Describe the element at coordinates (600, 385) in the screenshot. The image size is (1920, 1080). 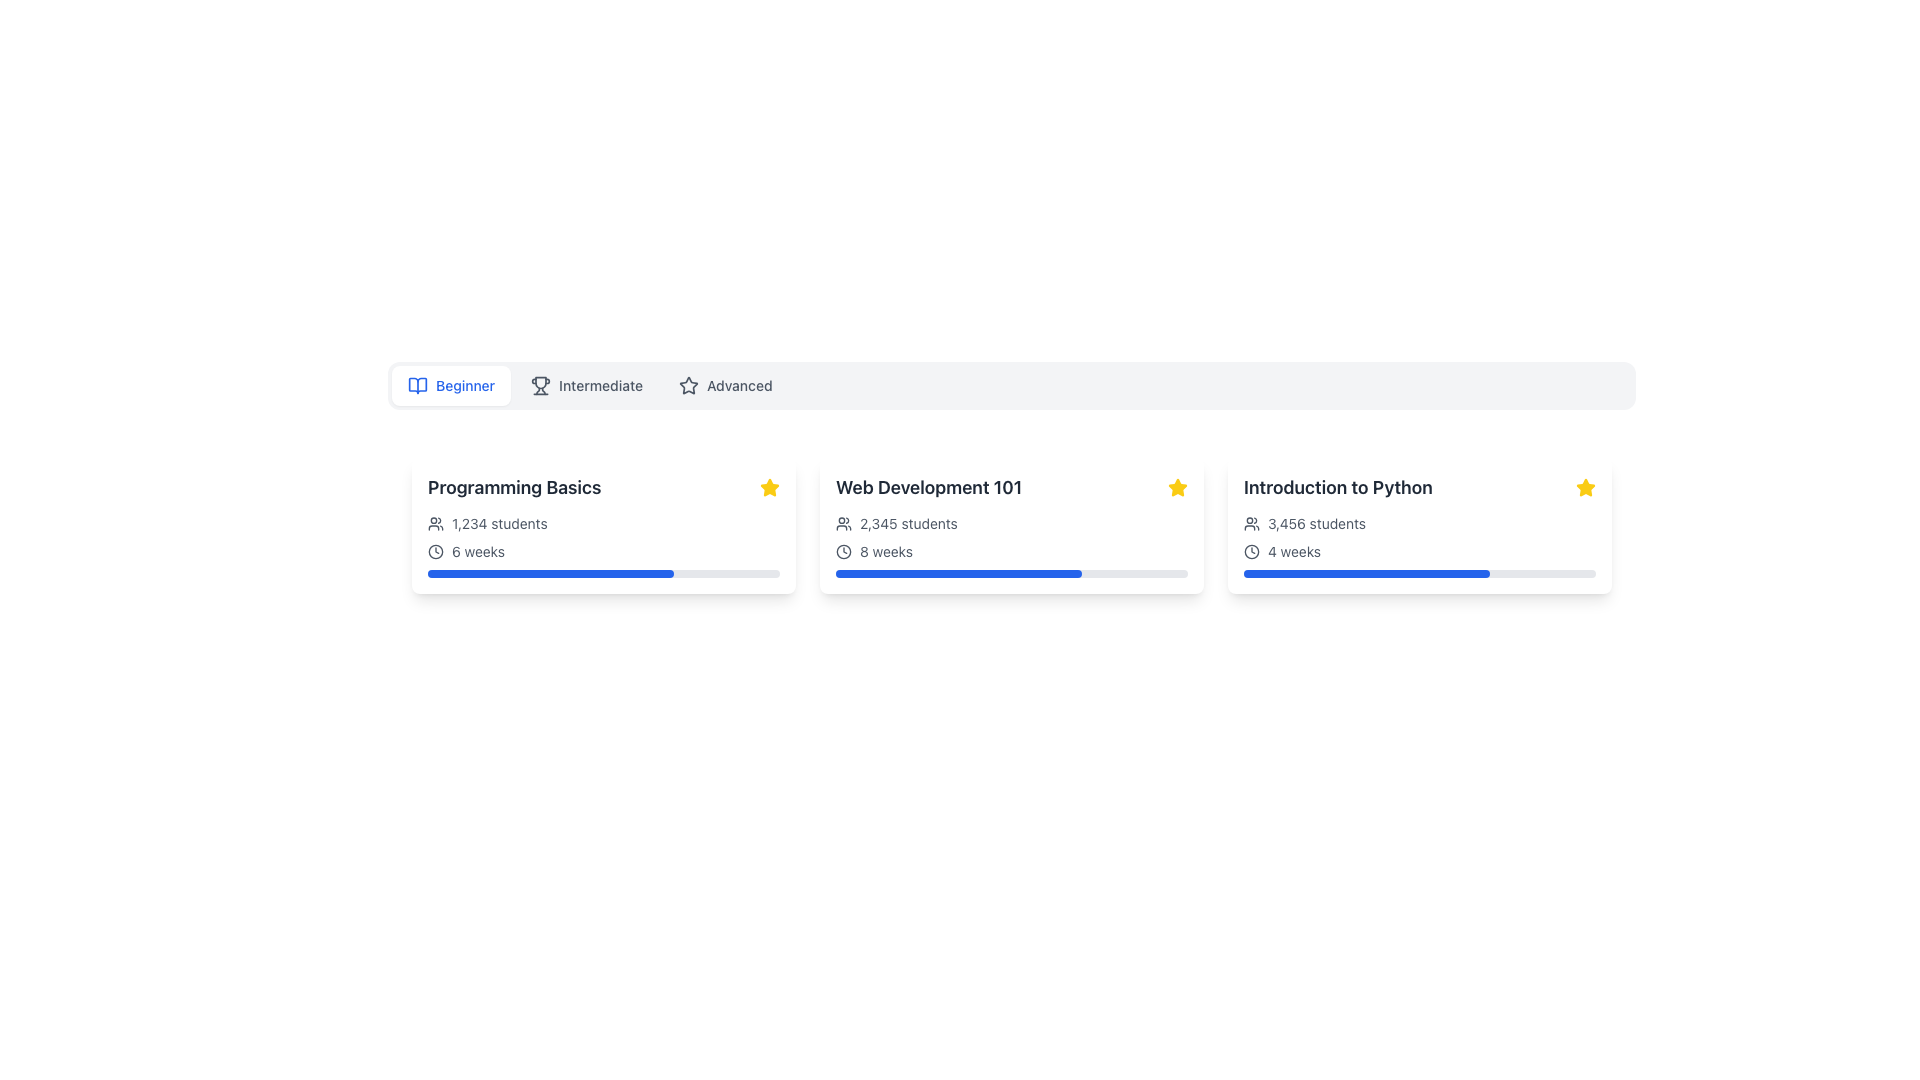
I see `the 'Intermediate' text label` at that location.